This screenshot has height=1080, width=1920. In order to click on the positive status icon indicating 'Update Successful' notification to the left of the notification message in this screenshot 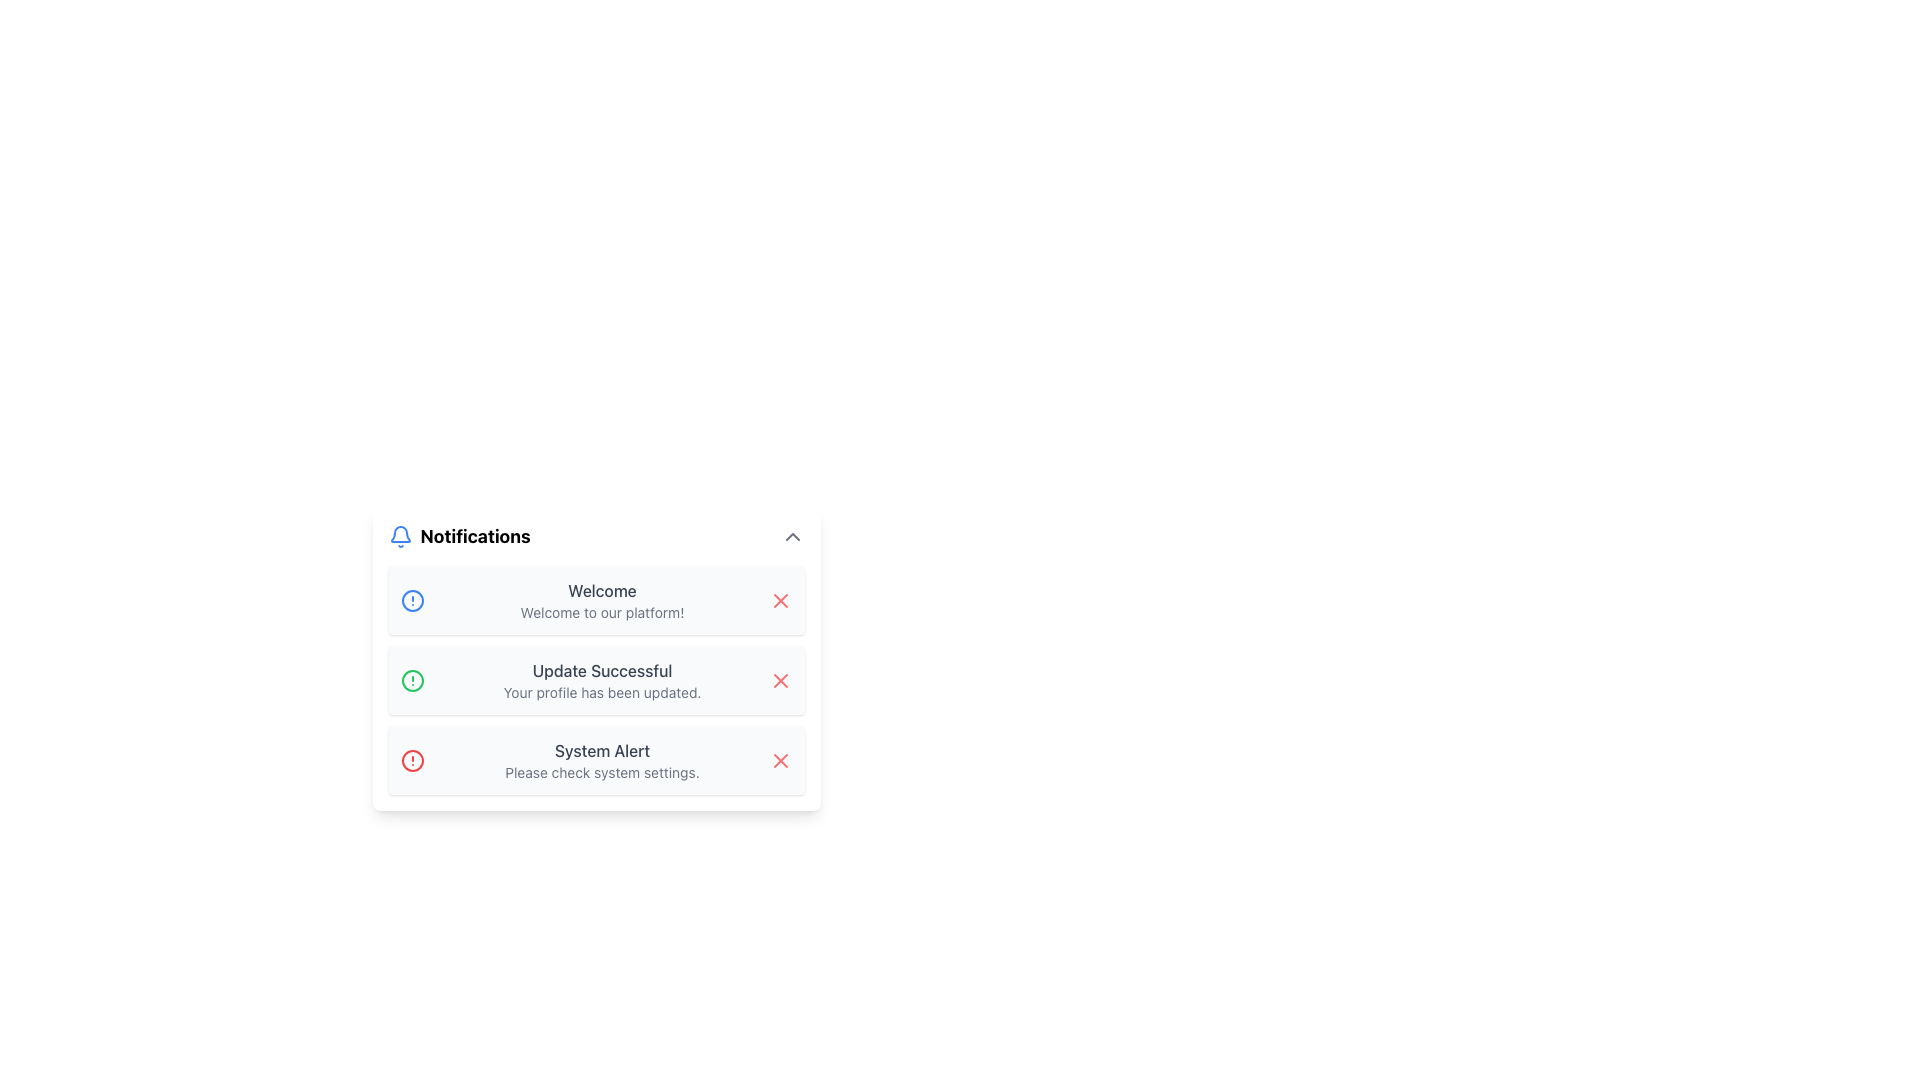, I will do `click(411, 680)`.